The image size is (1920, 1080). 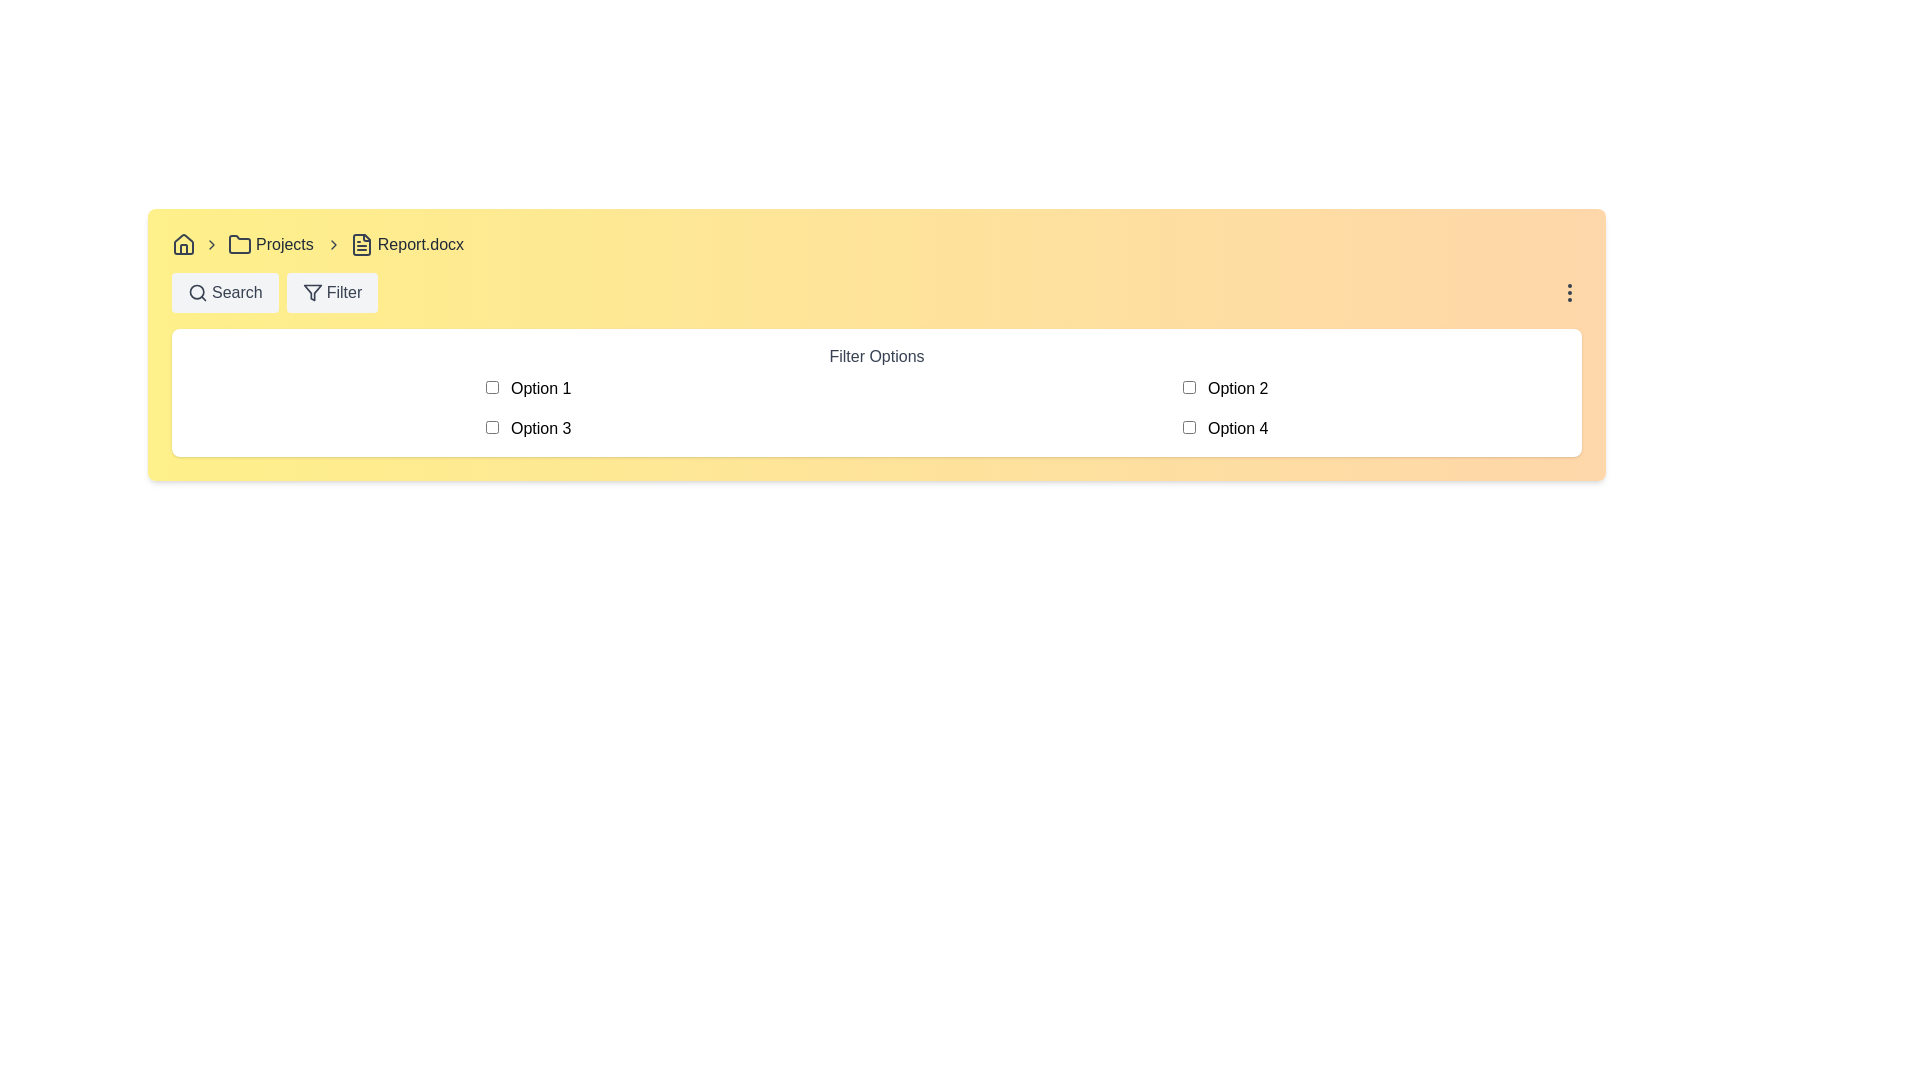 What do you see at coordinates (311, 293) in the screenshot?
I see `the small inverted funnel icon located on the toolbar to the right of the 'Search' button` at bounding box center [311, 293].